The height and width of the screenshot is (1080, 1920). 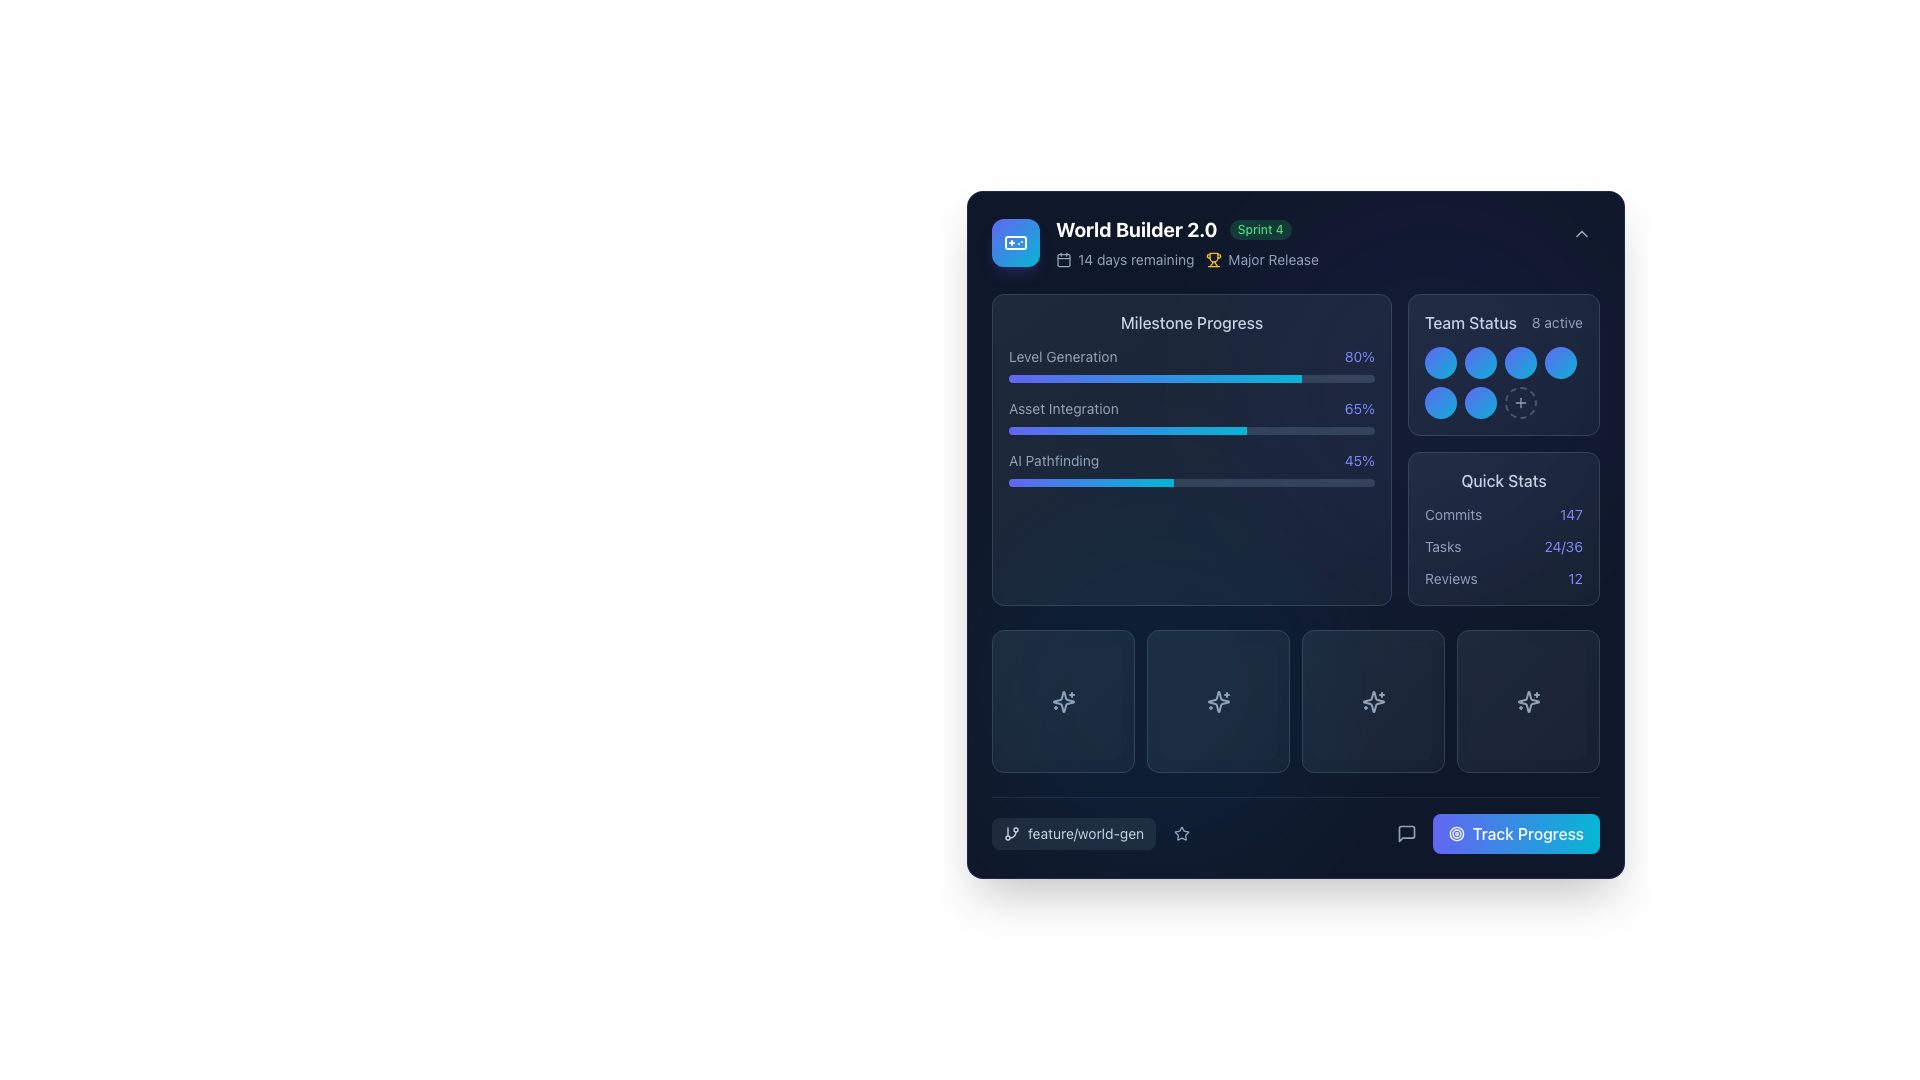 I want to click on the progress bar representing the completion status of the 'Level Generation' milestone, located in the 'Milestone Progress' section, so click(x=1191, y=378).